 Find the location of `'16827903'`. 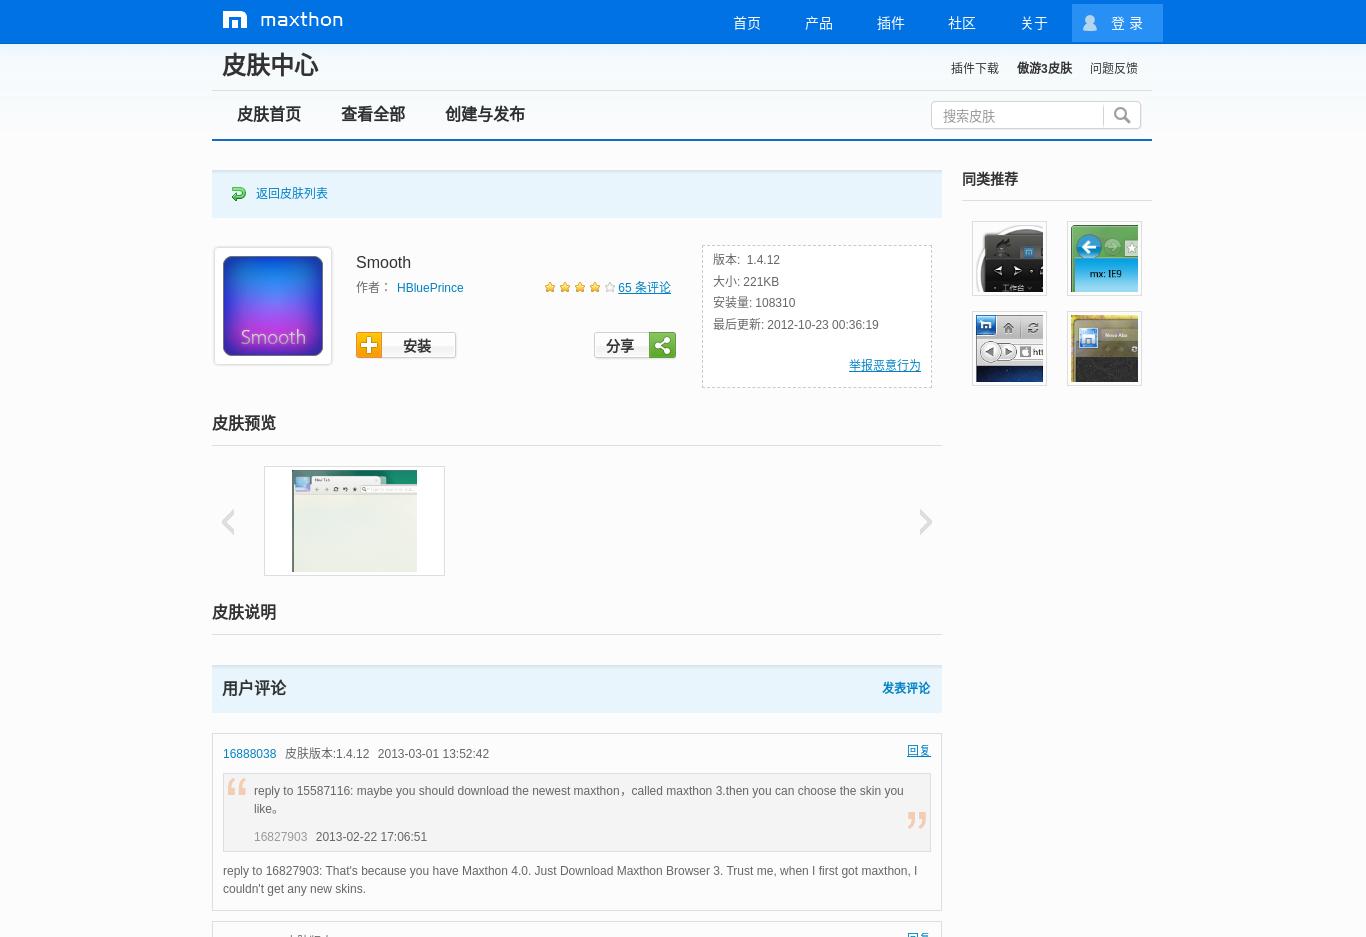

'16827903' is located at coordinates (281, 835).